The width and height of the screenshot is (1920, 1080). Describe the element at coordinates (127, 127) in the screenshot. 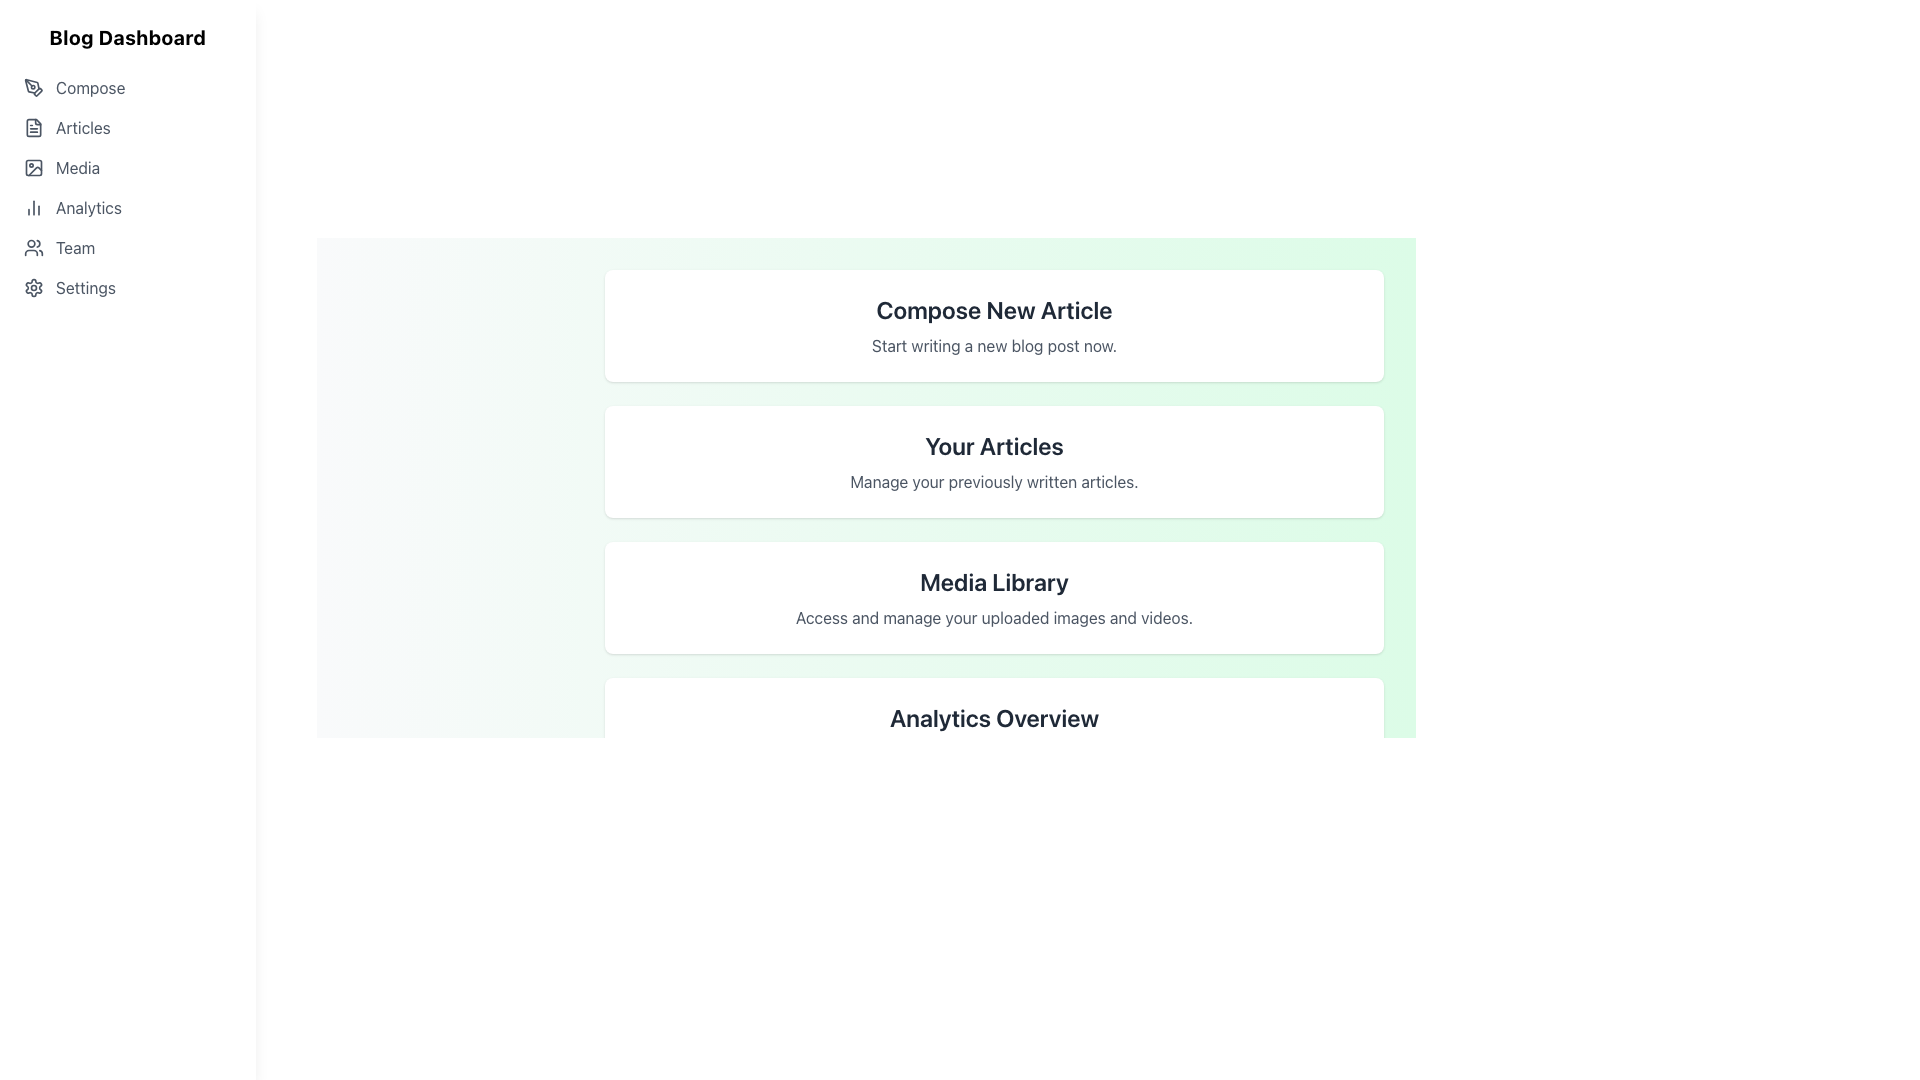

I see `on the 'Articles' navigation link located as the second item in the vertical navigation list on the left side of the interface` at that location.